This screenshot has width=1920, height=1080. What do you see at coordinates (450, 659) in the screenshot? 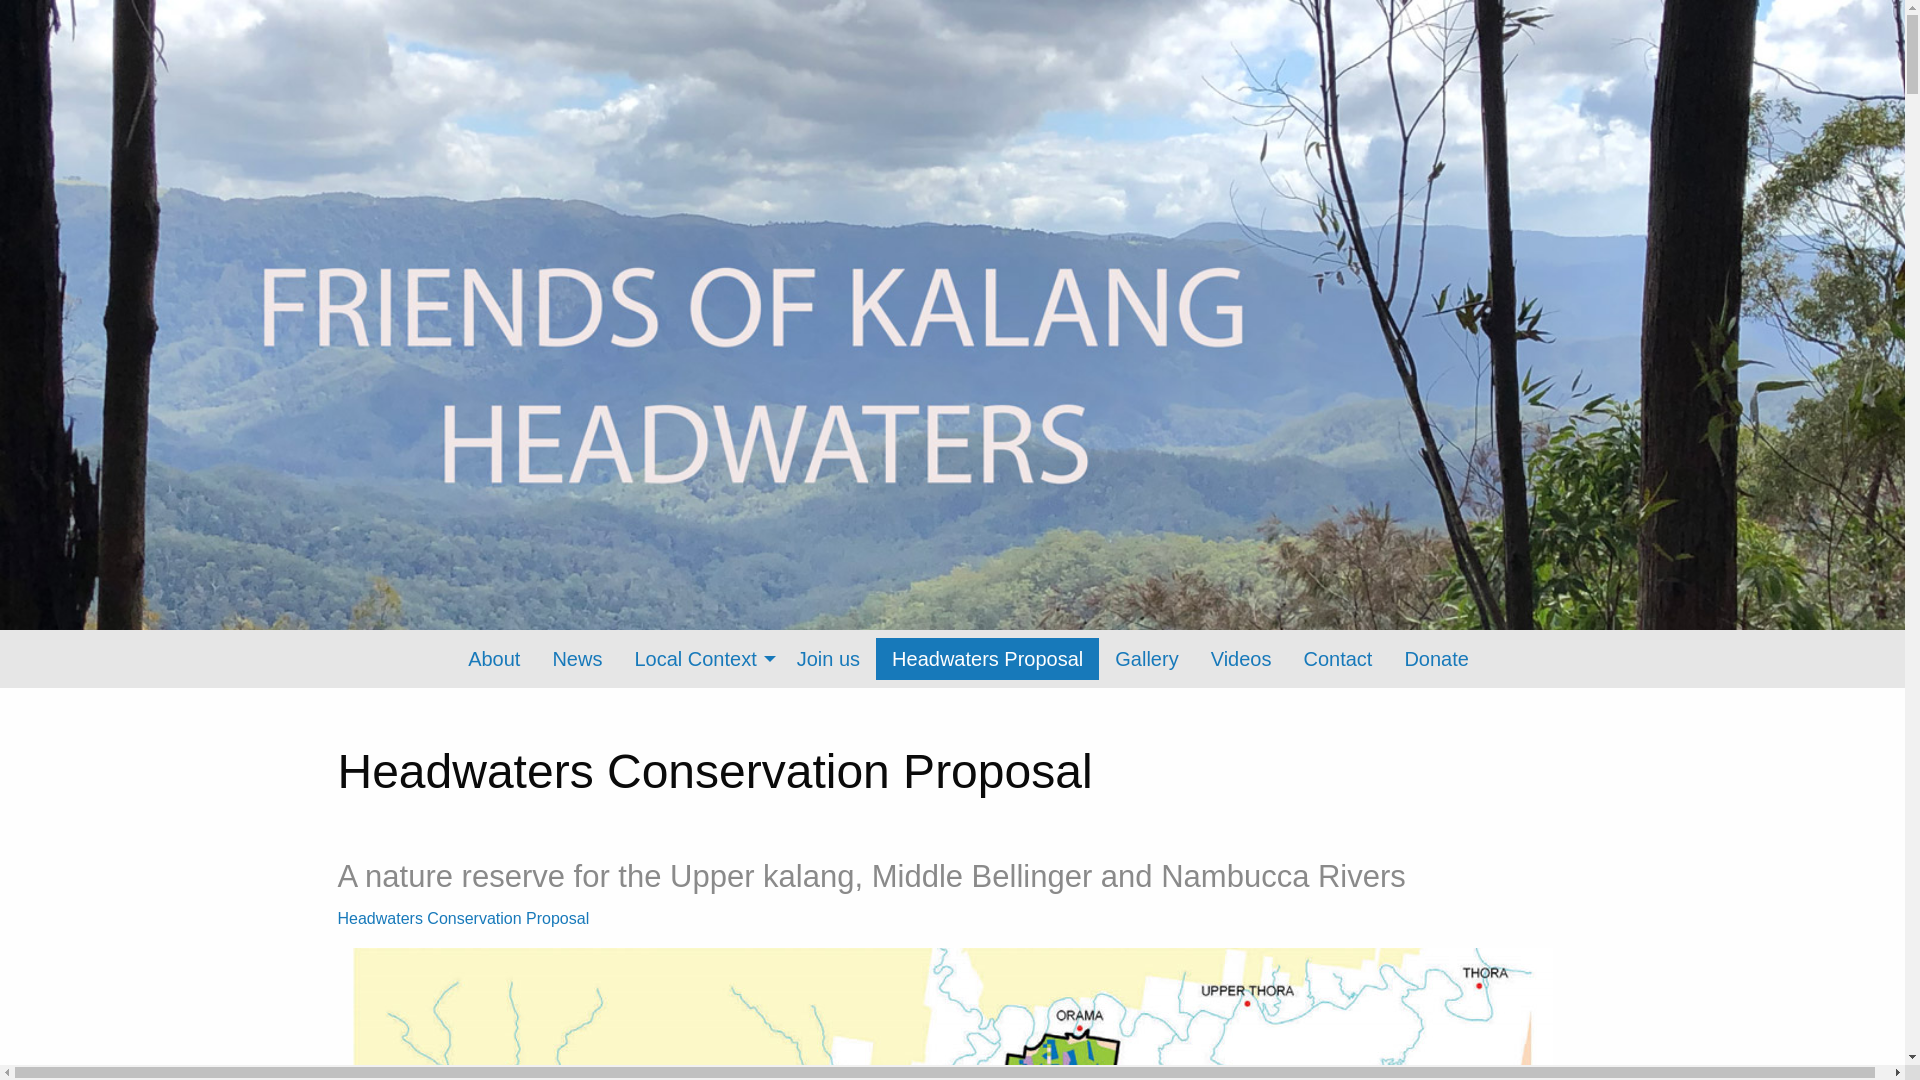
I see `'About'` at bounding box center [450, 659].